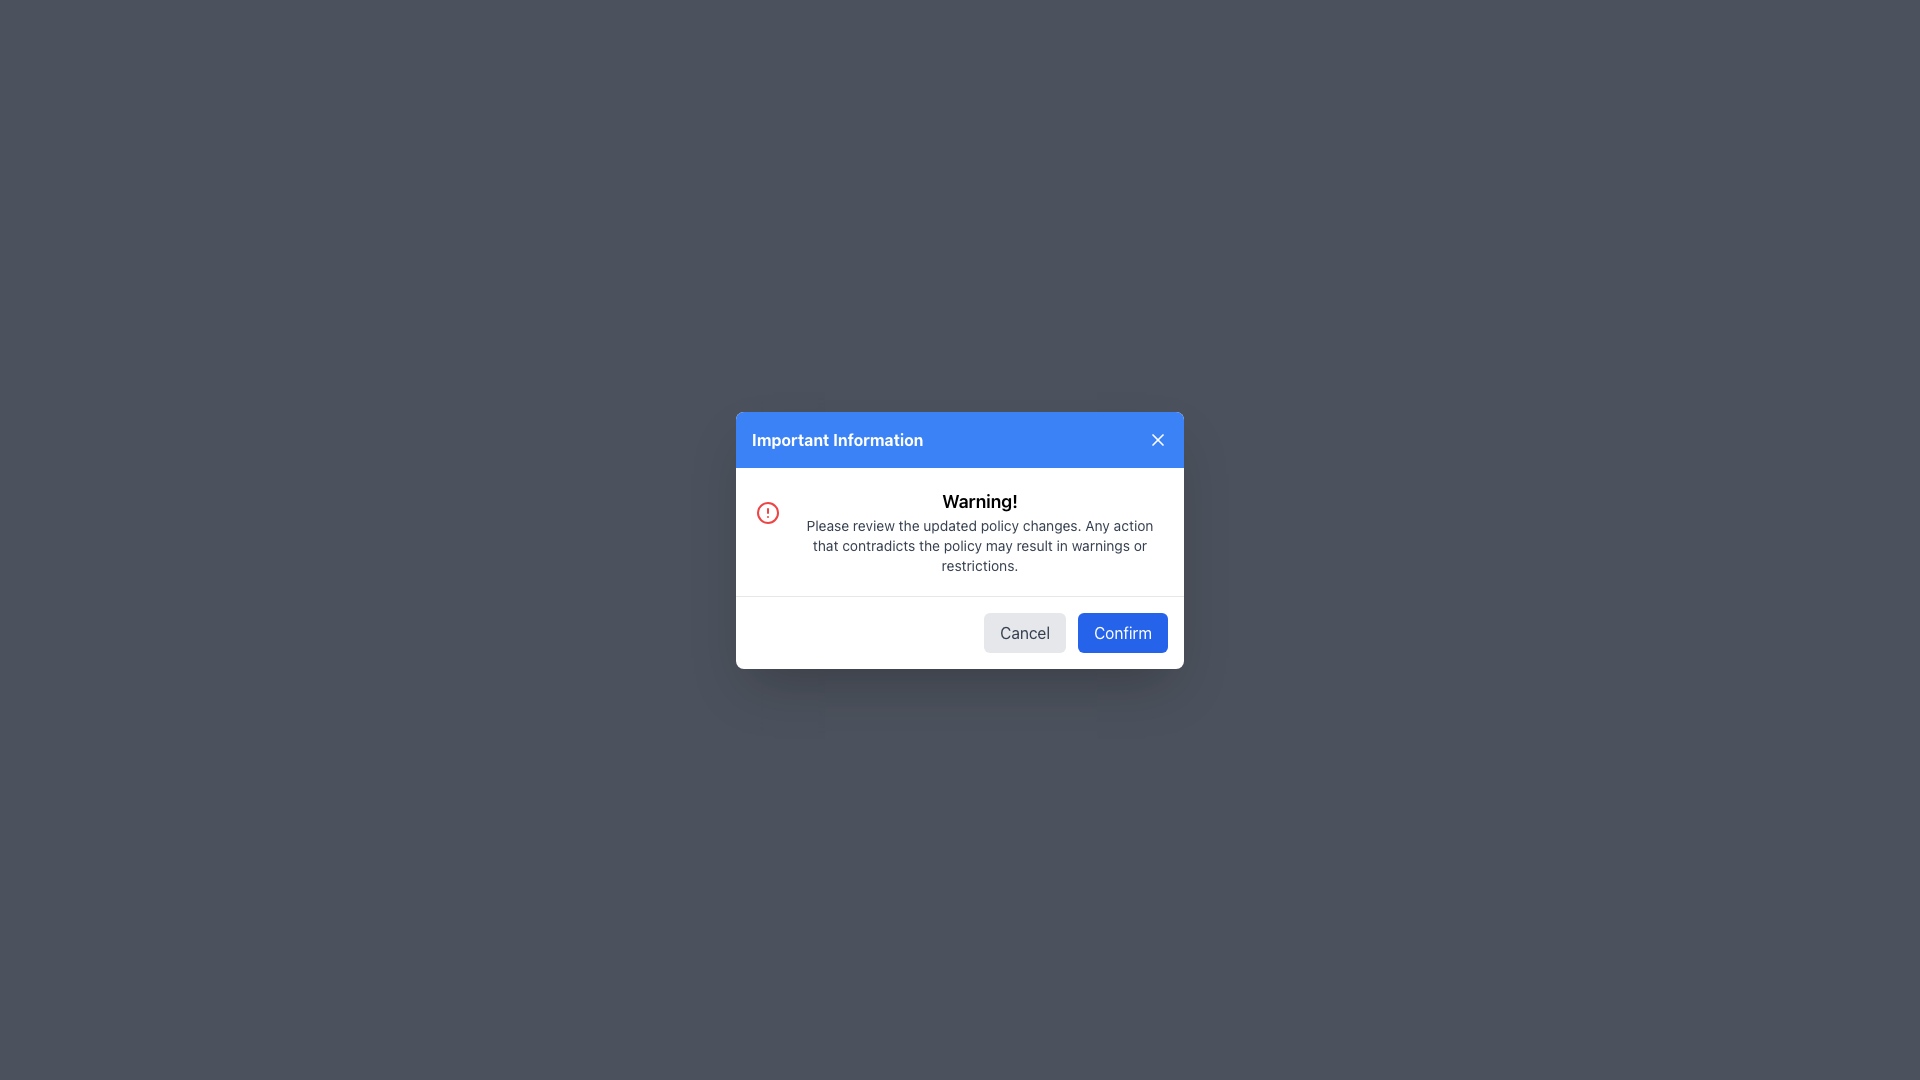 This screenshot has width=1920, height=1080. I want to click on the circular graphical element that serves as an indicator in the alert icon located in the top left of the warning dialog box, so click(767, 511).